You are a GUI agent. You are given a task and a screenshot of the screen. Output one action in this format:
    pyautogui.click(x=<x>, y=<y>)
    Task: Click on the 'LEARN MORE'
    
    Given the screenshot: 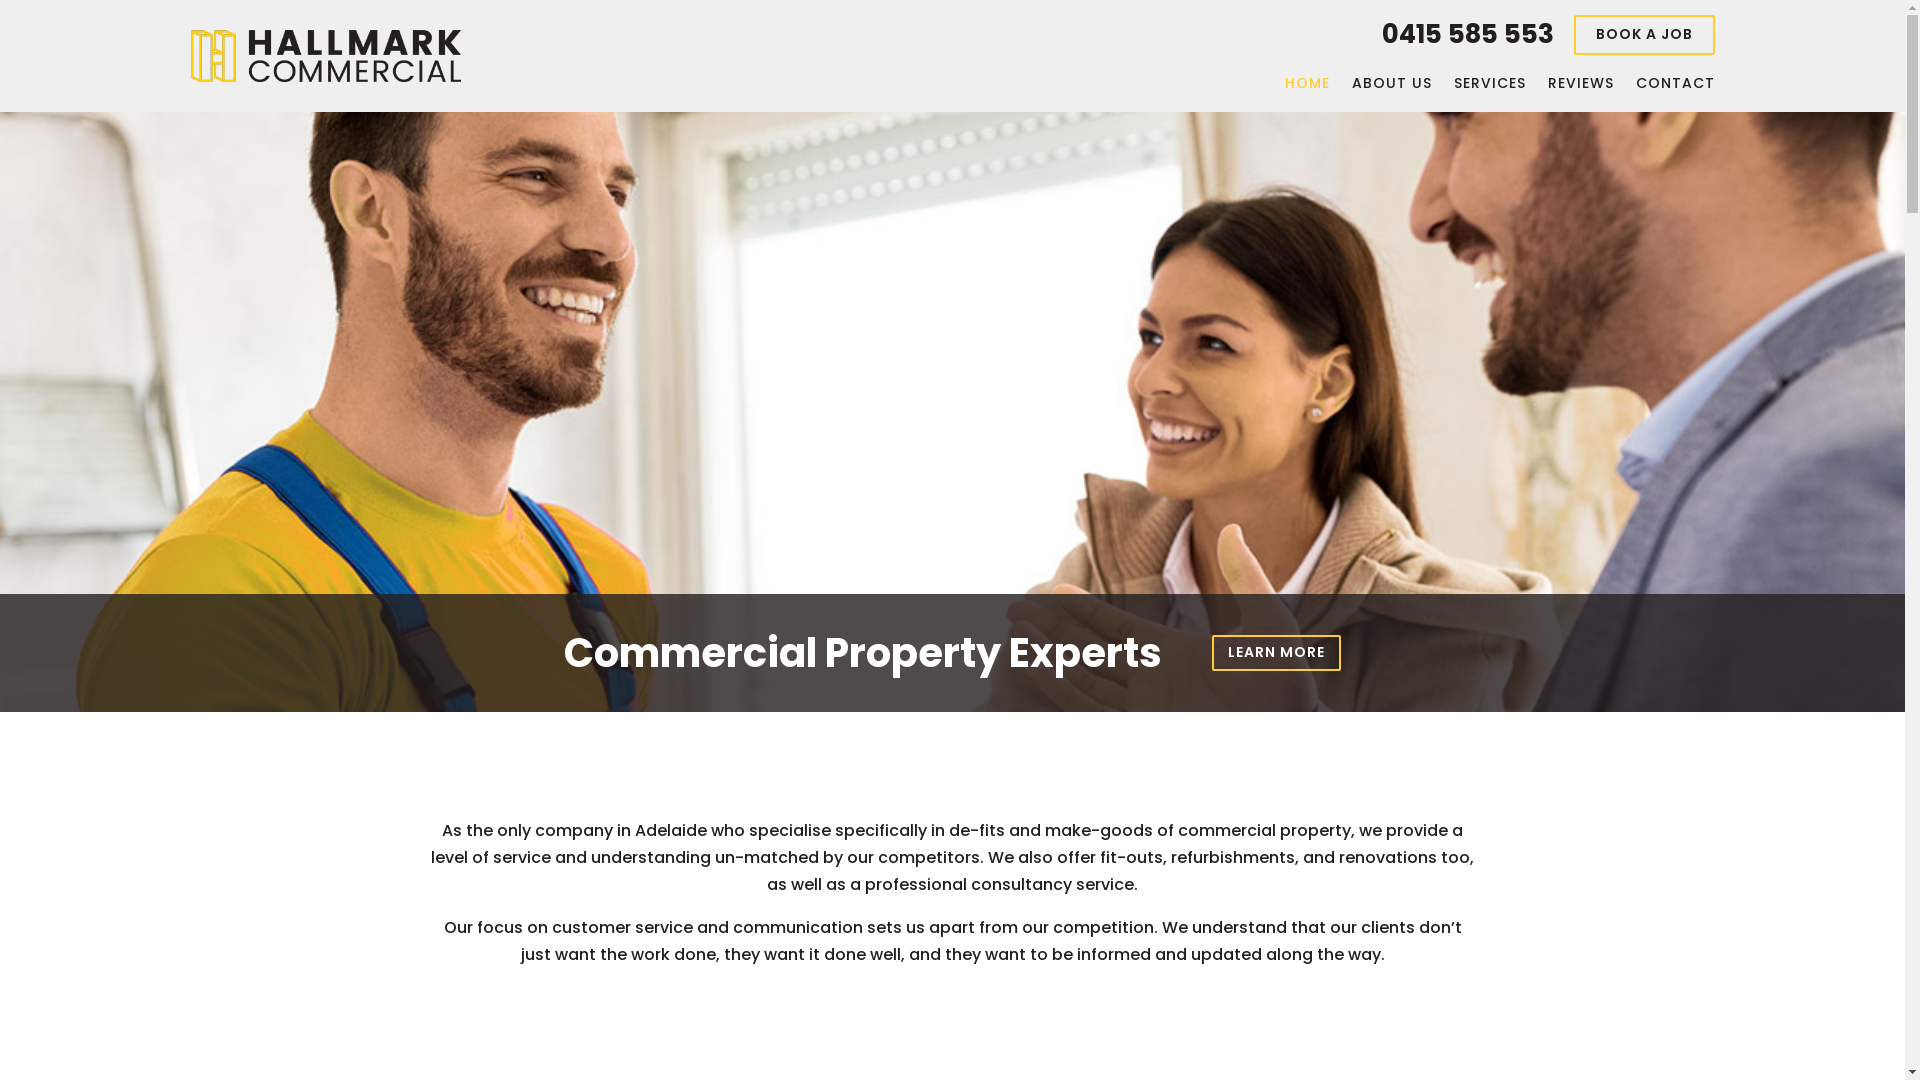 What is the action you would take?
    pyautogui.click(x=1275, y=651)
    